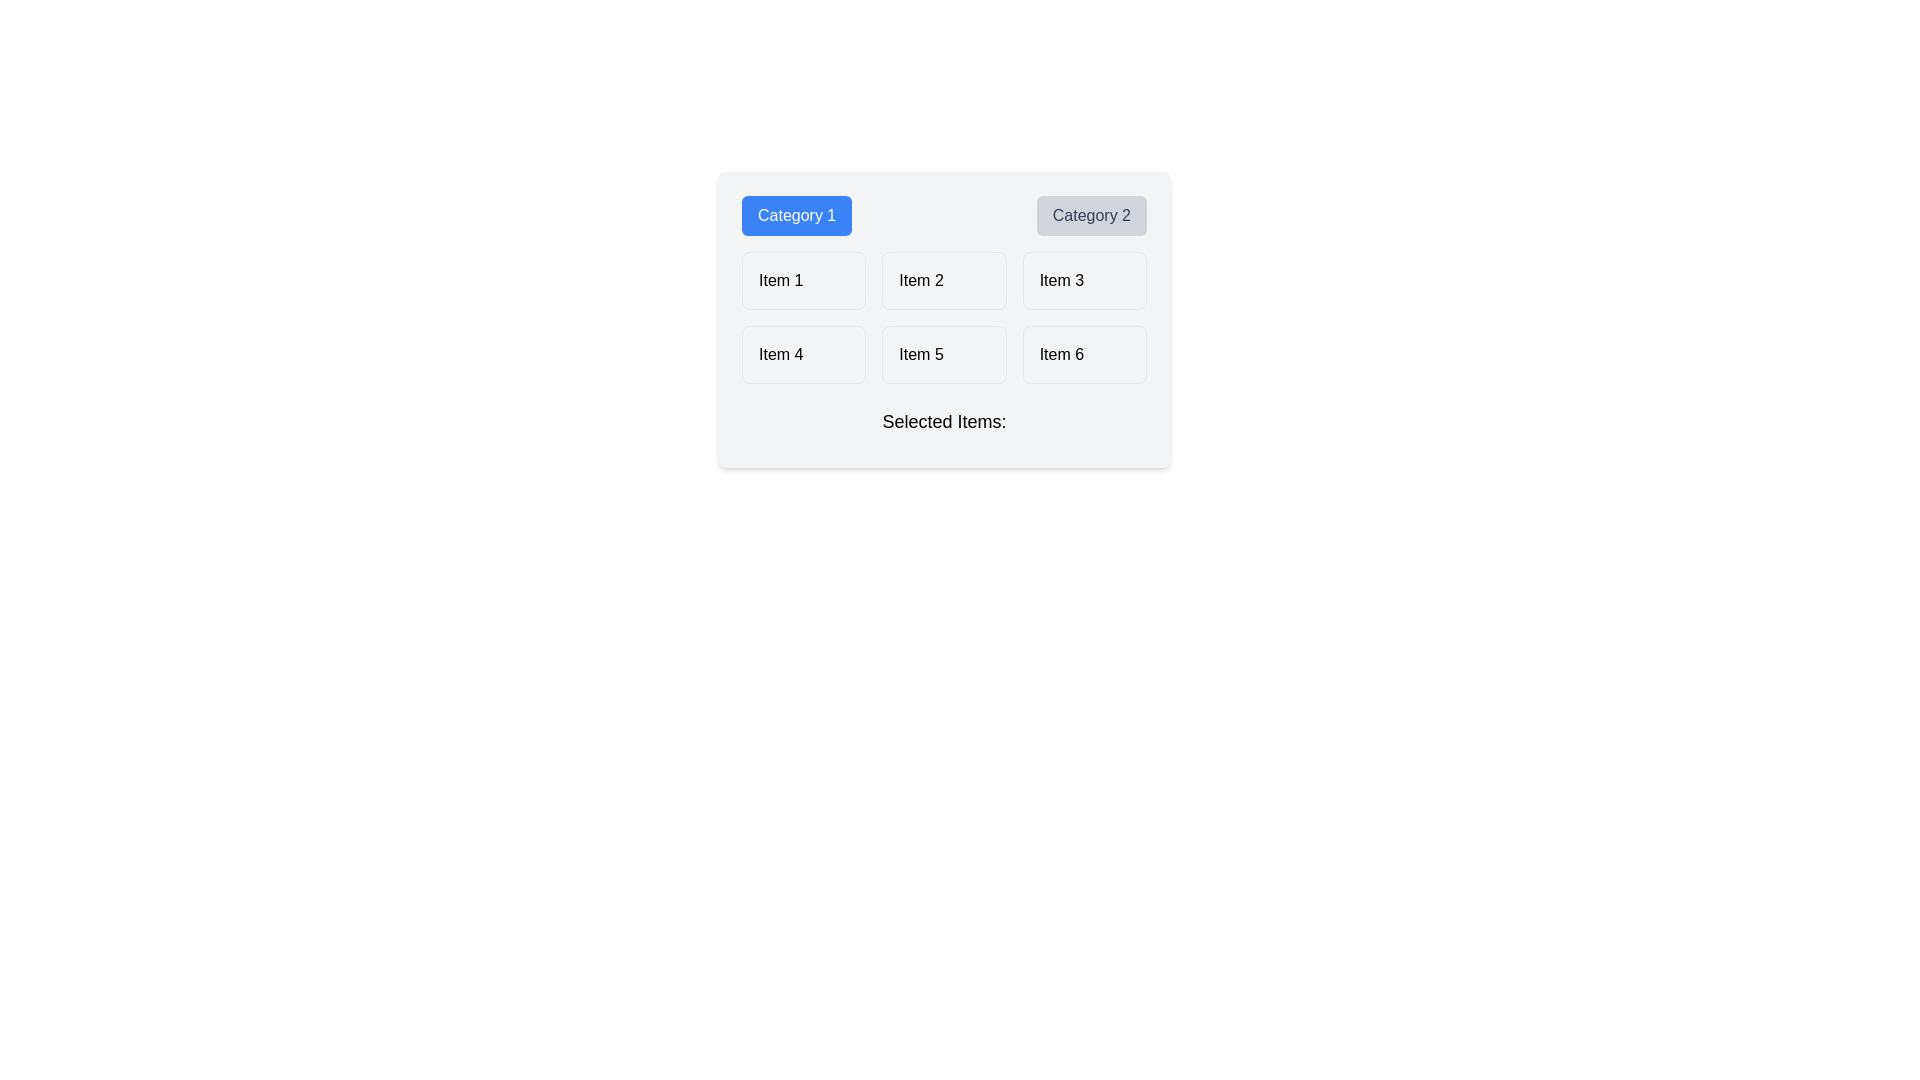 This screenshot has width=1920, height=1080. Describe the element at coordinates (1090, 216) in the screenshot. I see `the 'Category 2' button, which is a rectangular button with a light gray background and dark gray text, to potentially reveal additional context` at that location.